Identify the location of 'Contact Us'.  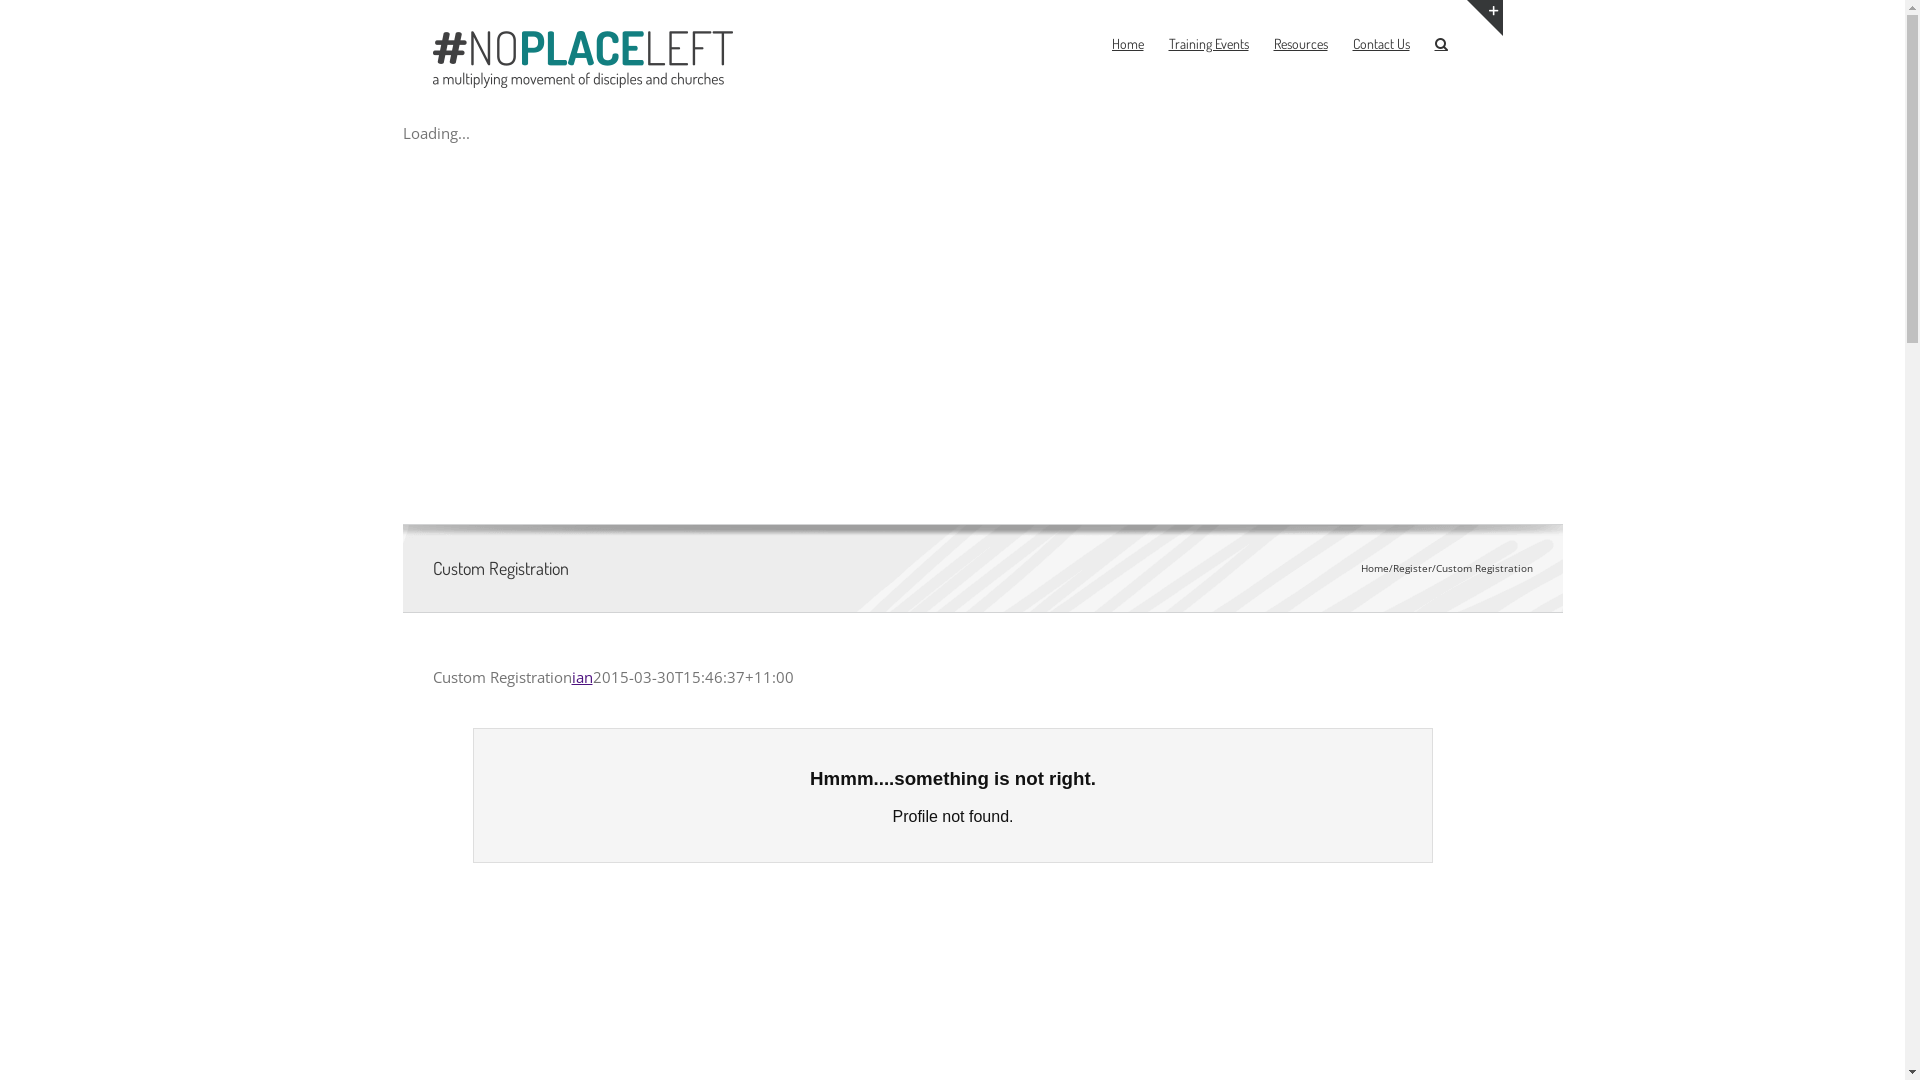
(1379, 42).